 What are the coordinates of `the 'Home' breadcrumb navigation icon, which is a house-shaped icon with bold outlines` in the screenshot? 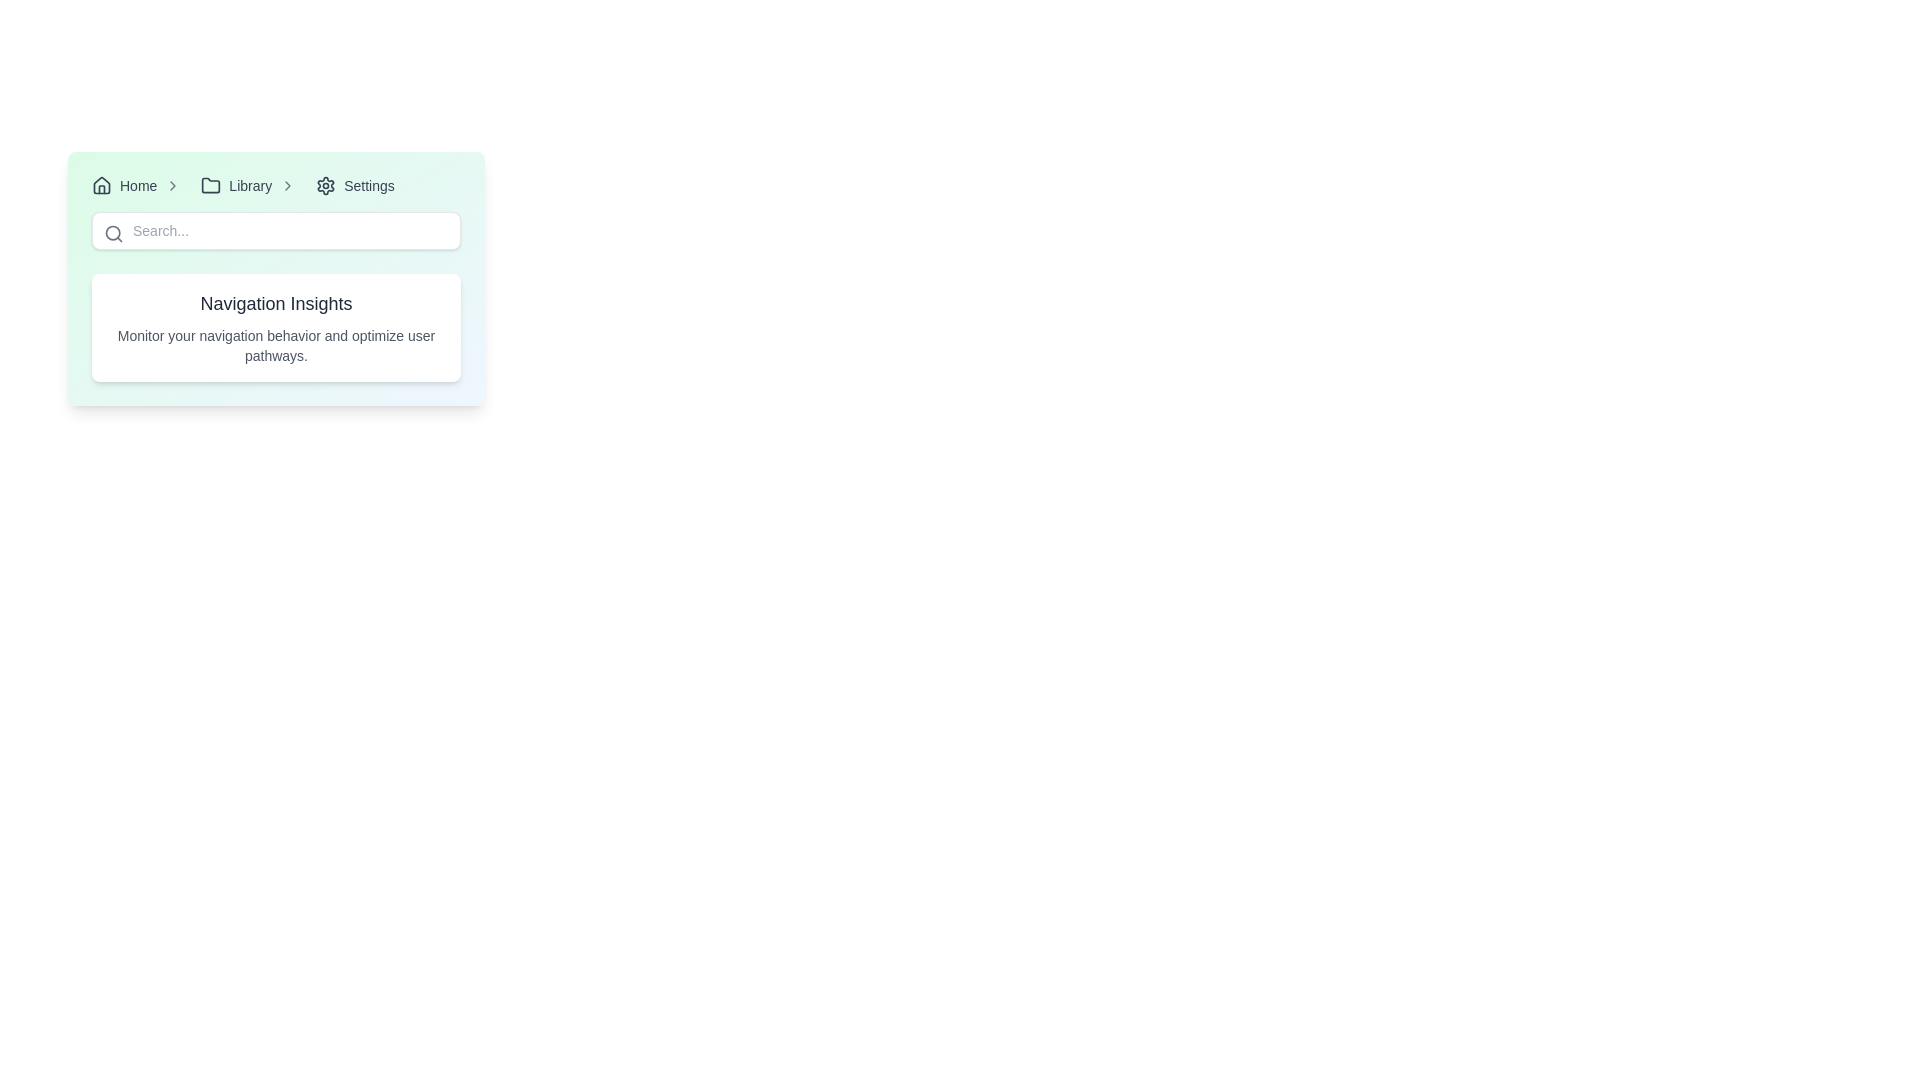 It's located at (100, 185).